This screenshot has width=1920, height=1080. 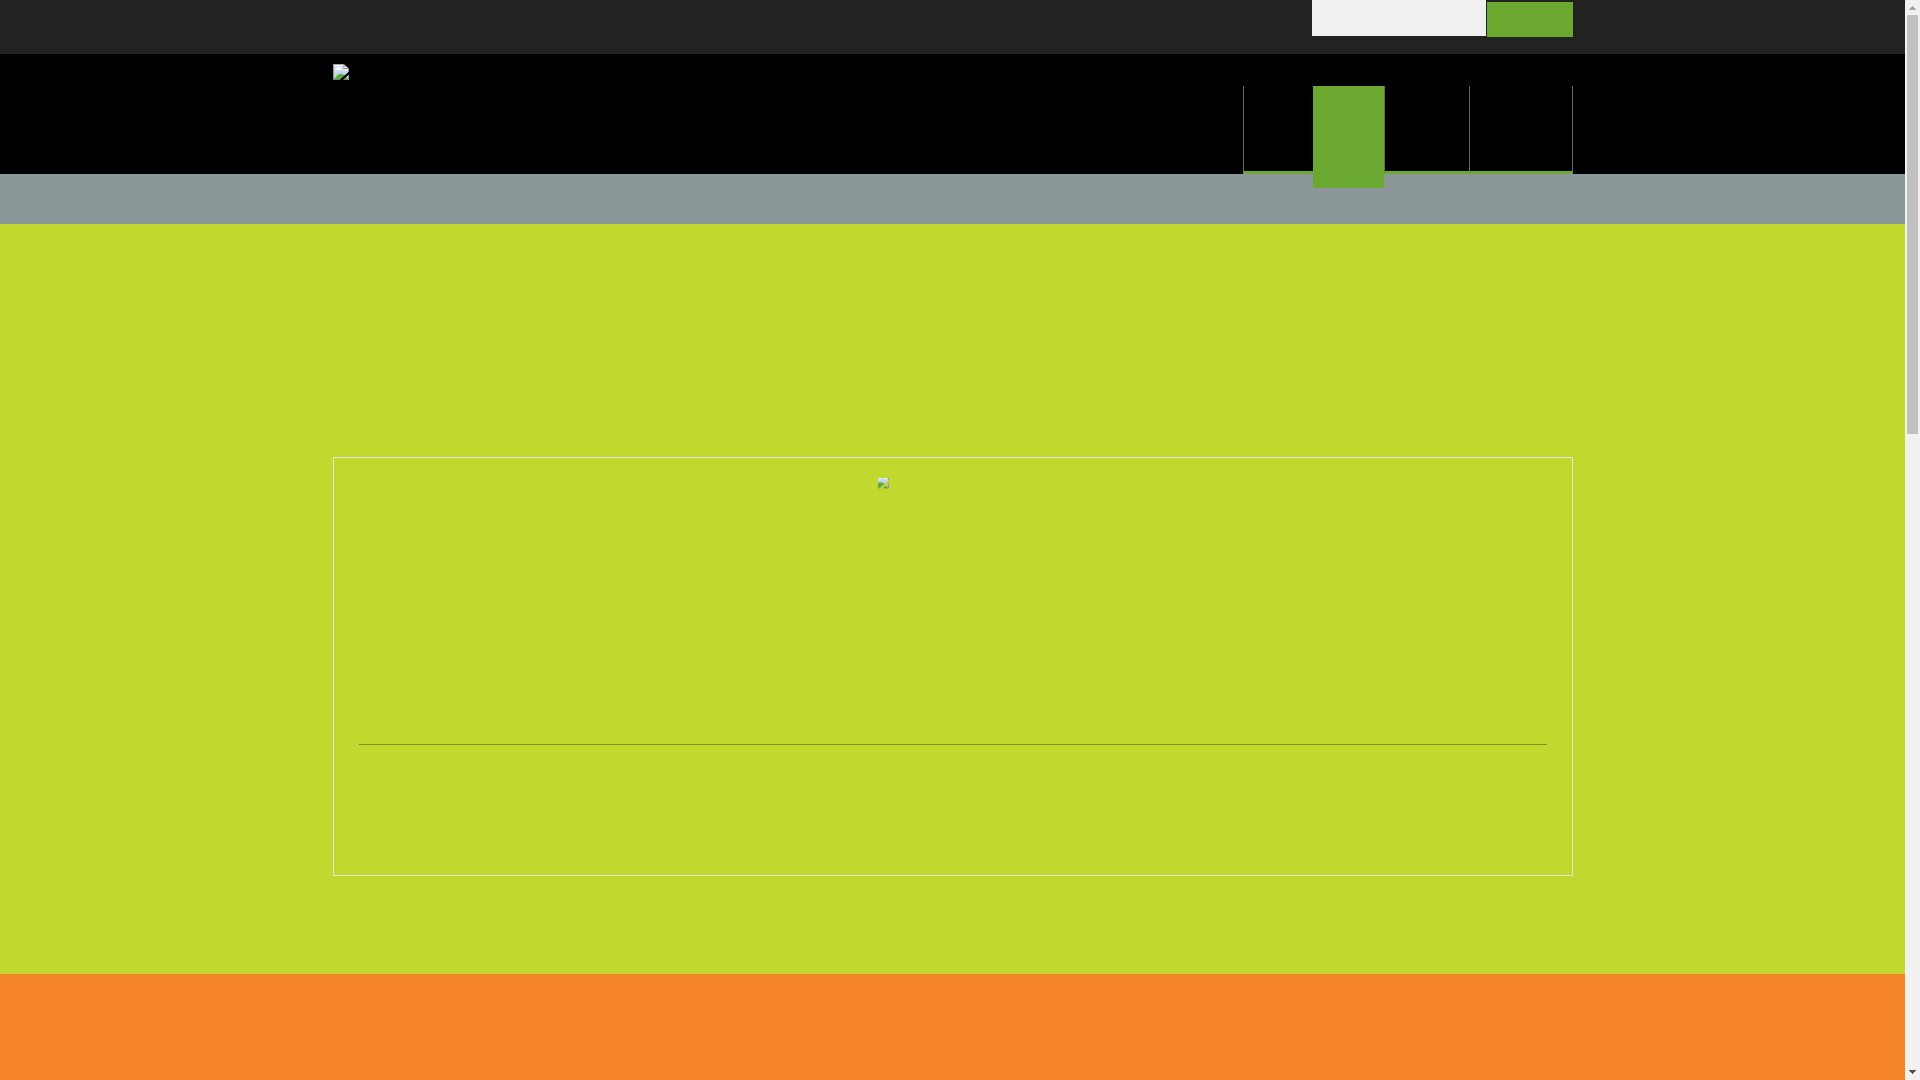 I want to click on 'Services', so click(x=1425, y=130).